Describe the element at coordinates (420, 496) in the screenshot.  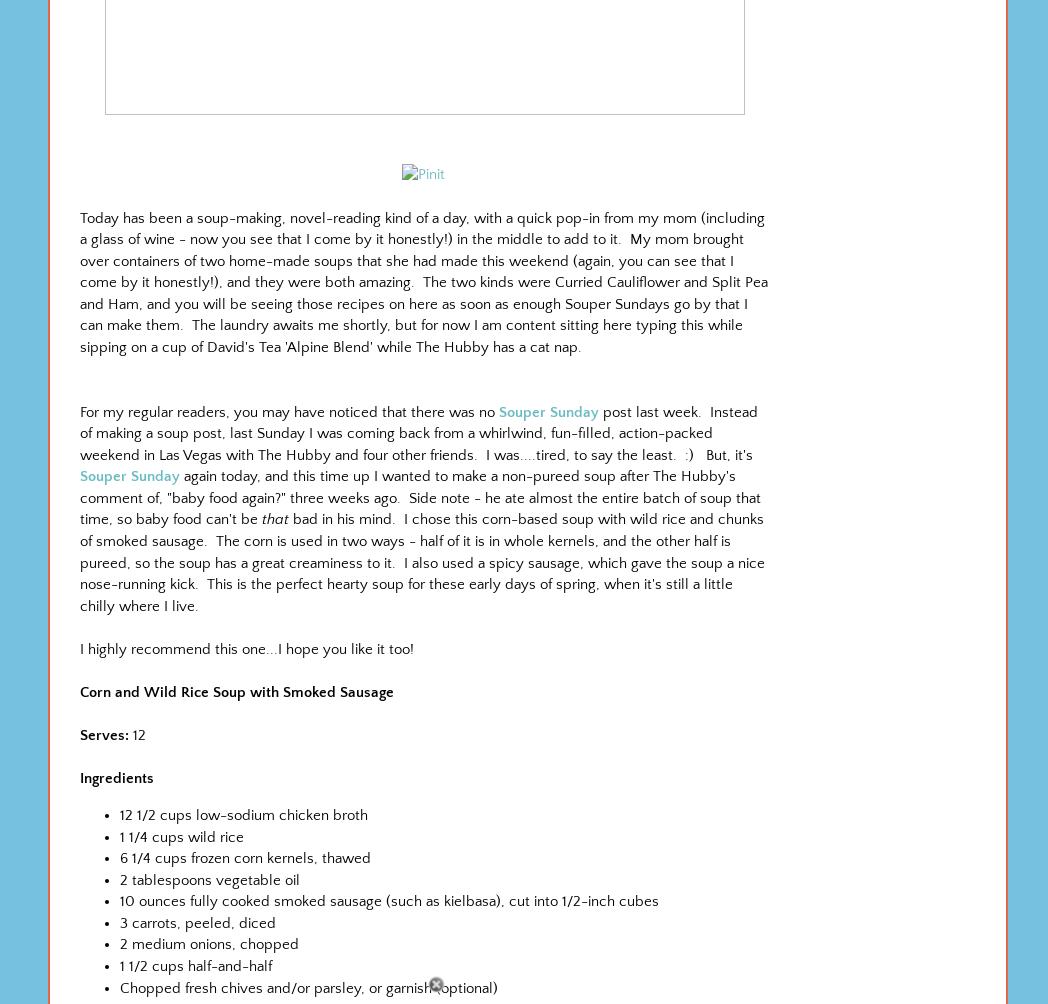
I see `'again today, and this time up I wanted to make a non-pureed soup after The Hubby's comment of, "baby food again?" three weeks ago.  Side note - he ate almost the entire batch of soup that time, so baby food can't be'` at that location.